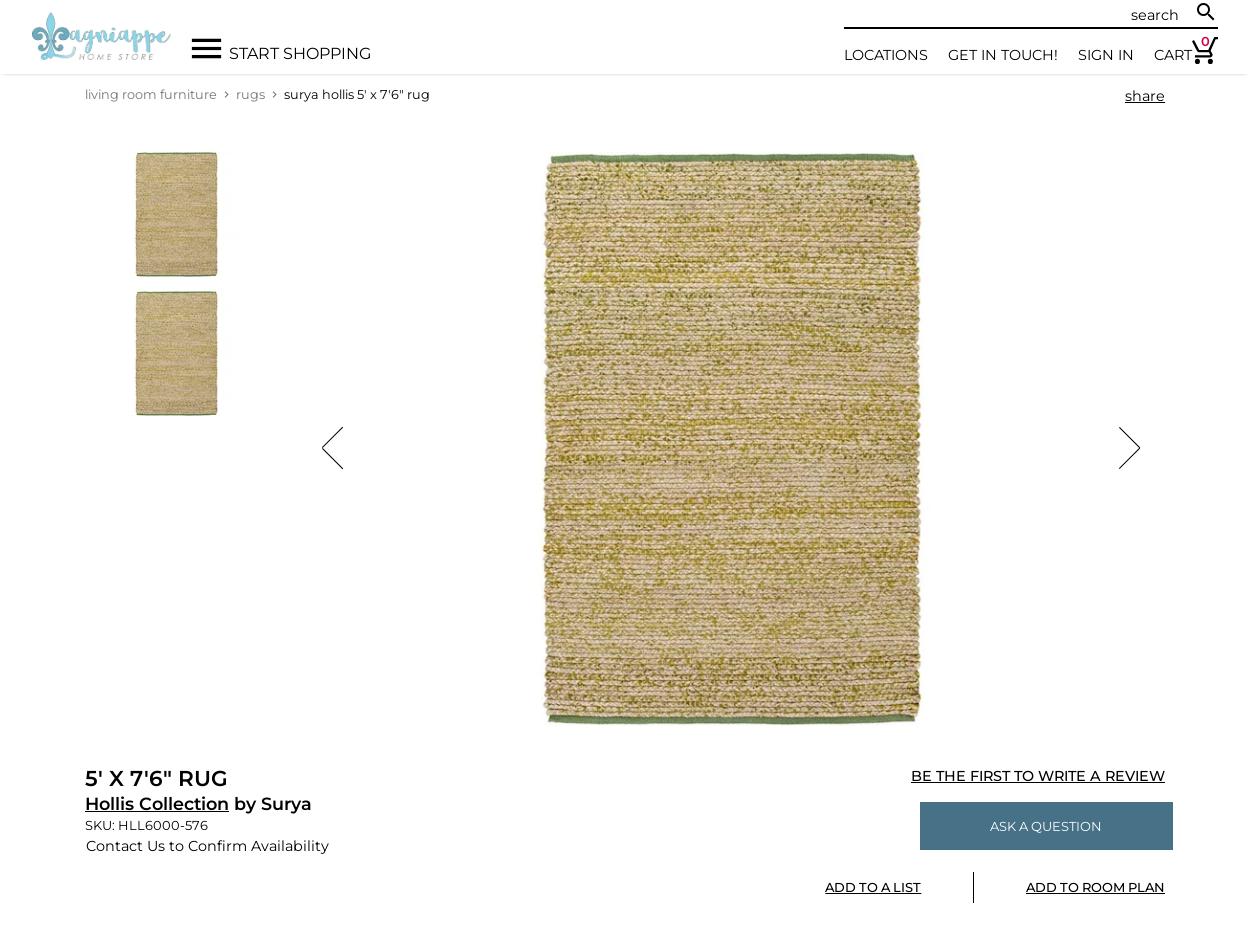 The width and height of the screenshot is (1250, 925). Describe the element at coordinates (206, 844) in the screenshot. I see `'Contact Us to Confirm Availability'` at that location.